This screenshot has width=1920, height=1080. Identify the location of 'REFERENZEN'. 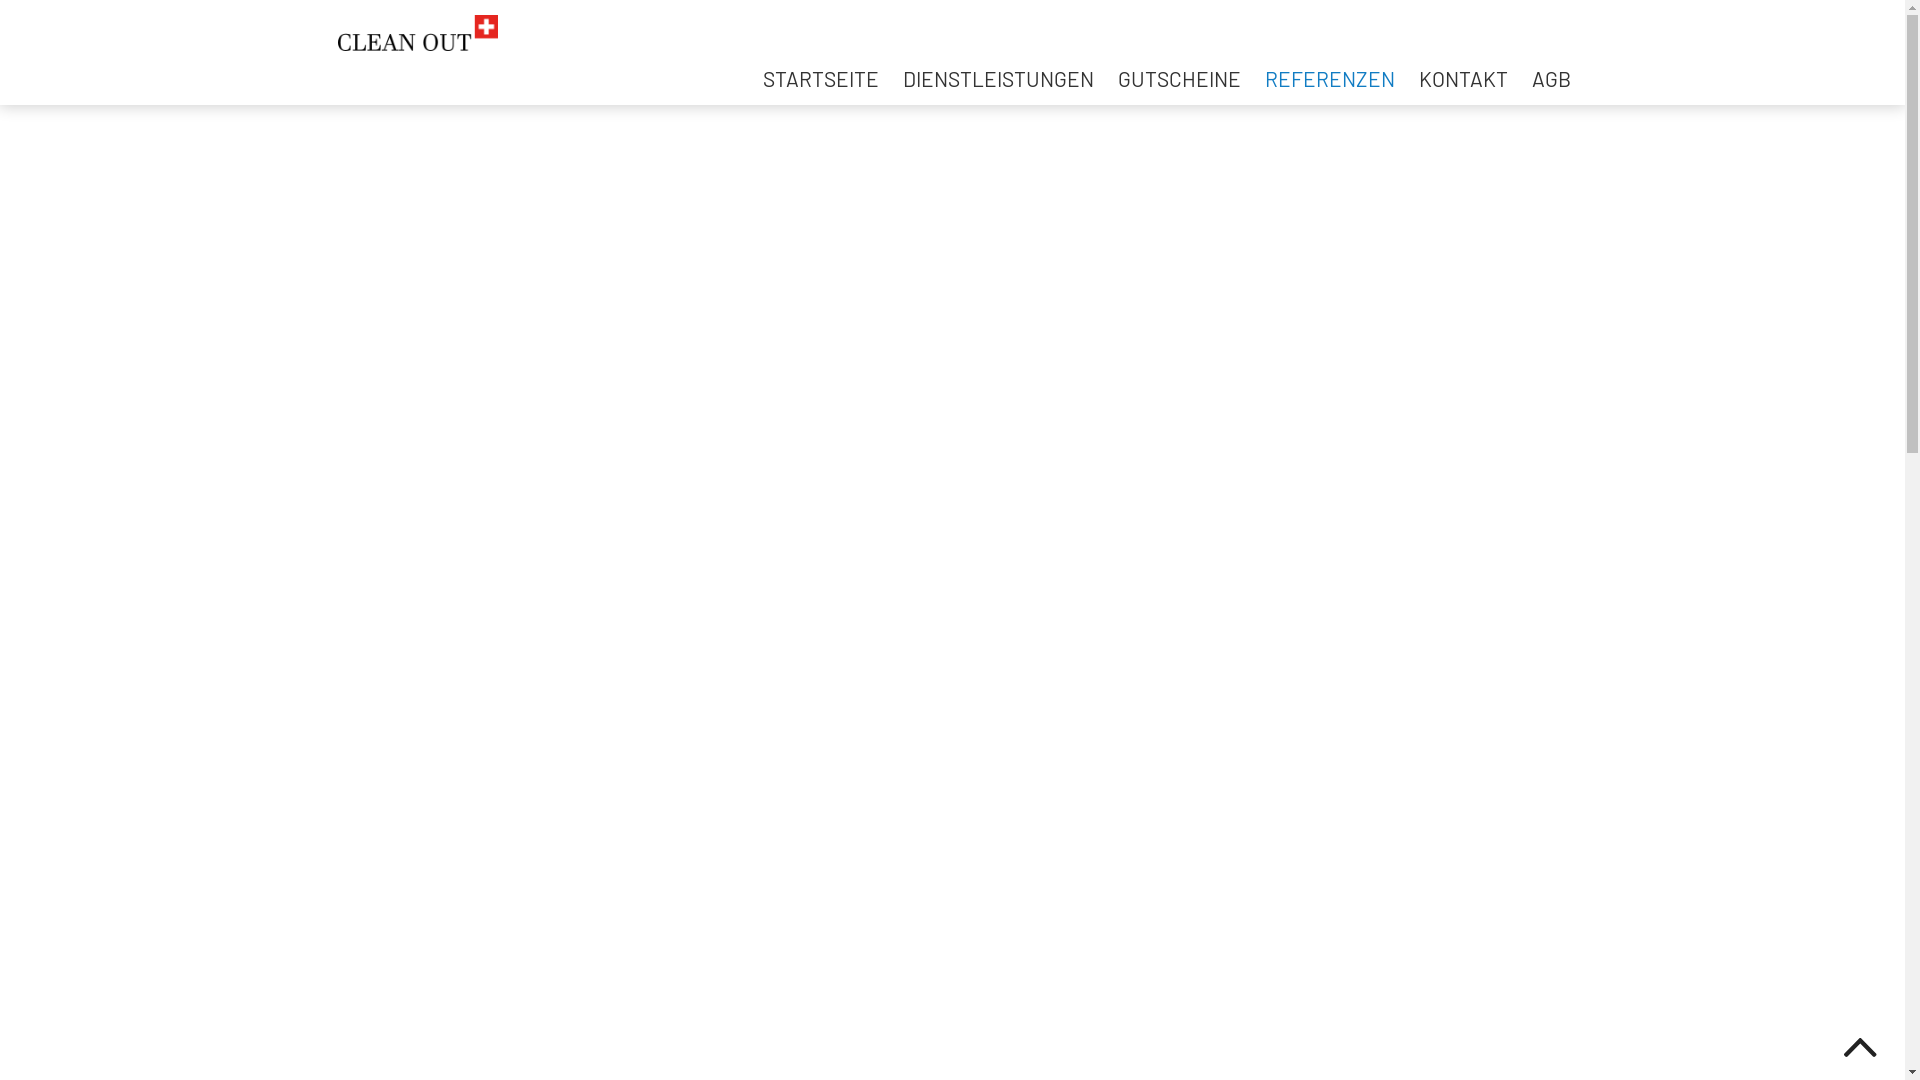
(1329, 77).